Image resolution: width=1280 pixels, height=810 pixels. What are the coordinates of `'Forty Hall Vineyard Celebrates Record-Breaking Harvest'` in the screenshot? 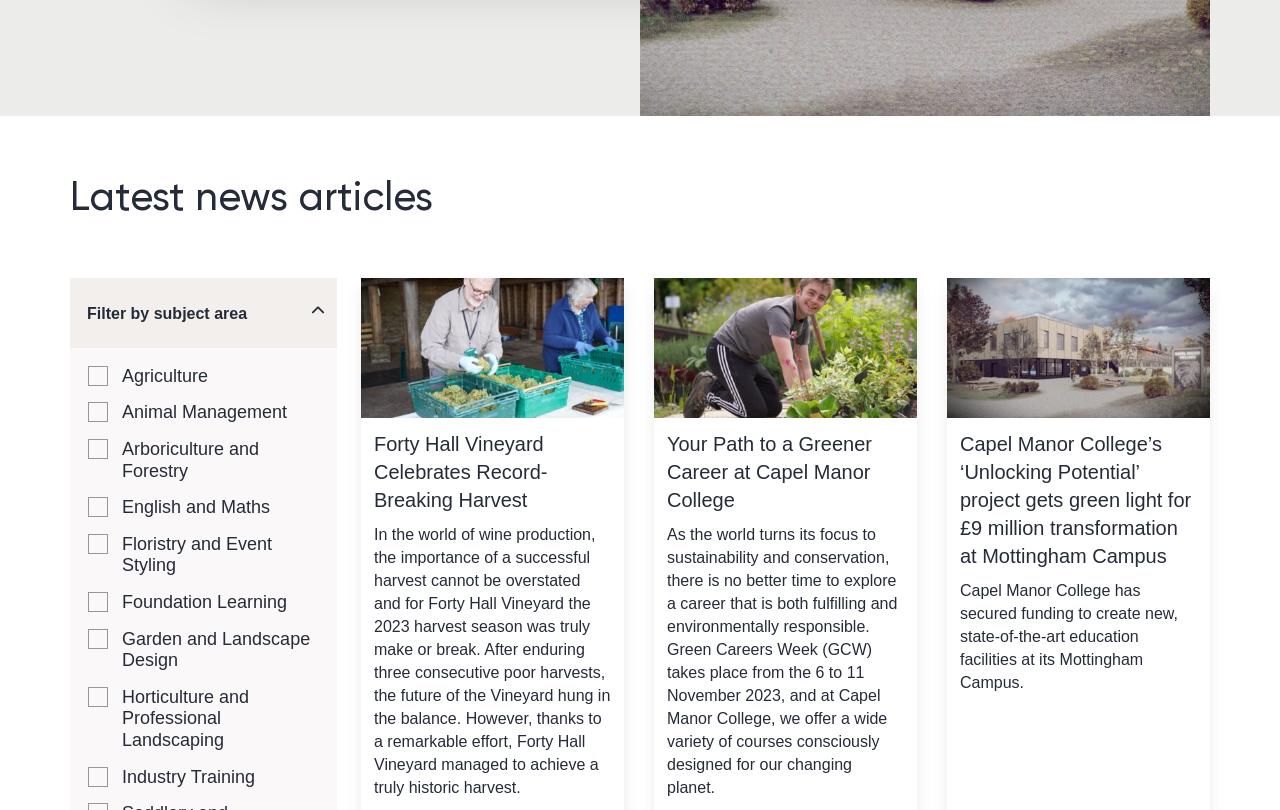 It's located at (459, 471).